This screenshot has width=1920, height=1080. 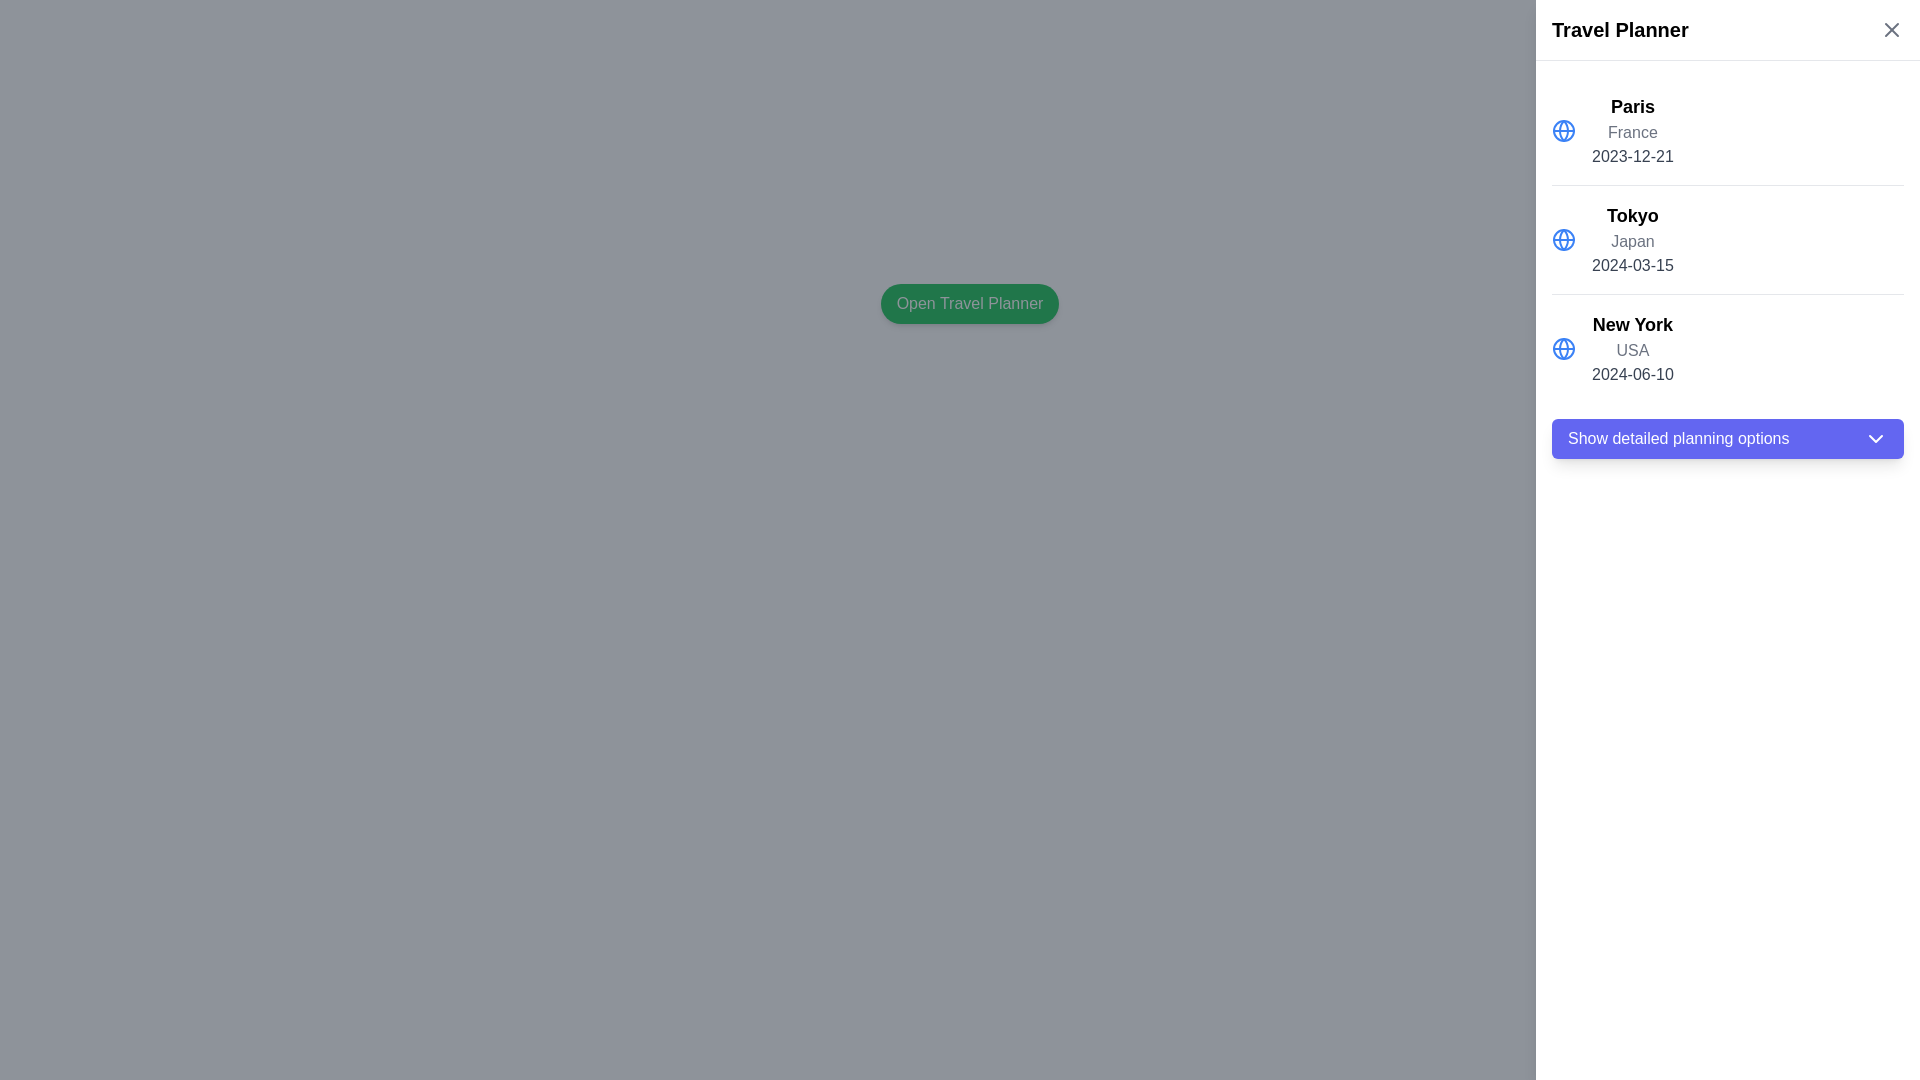 I want to click on the 'X' icon button in the top-right corner of the panel header, so click(x=1890, y=30).